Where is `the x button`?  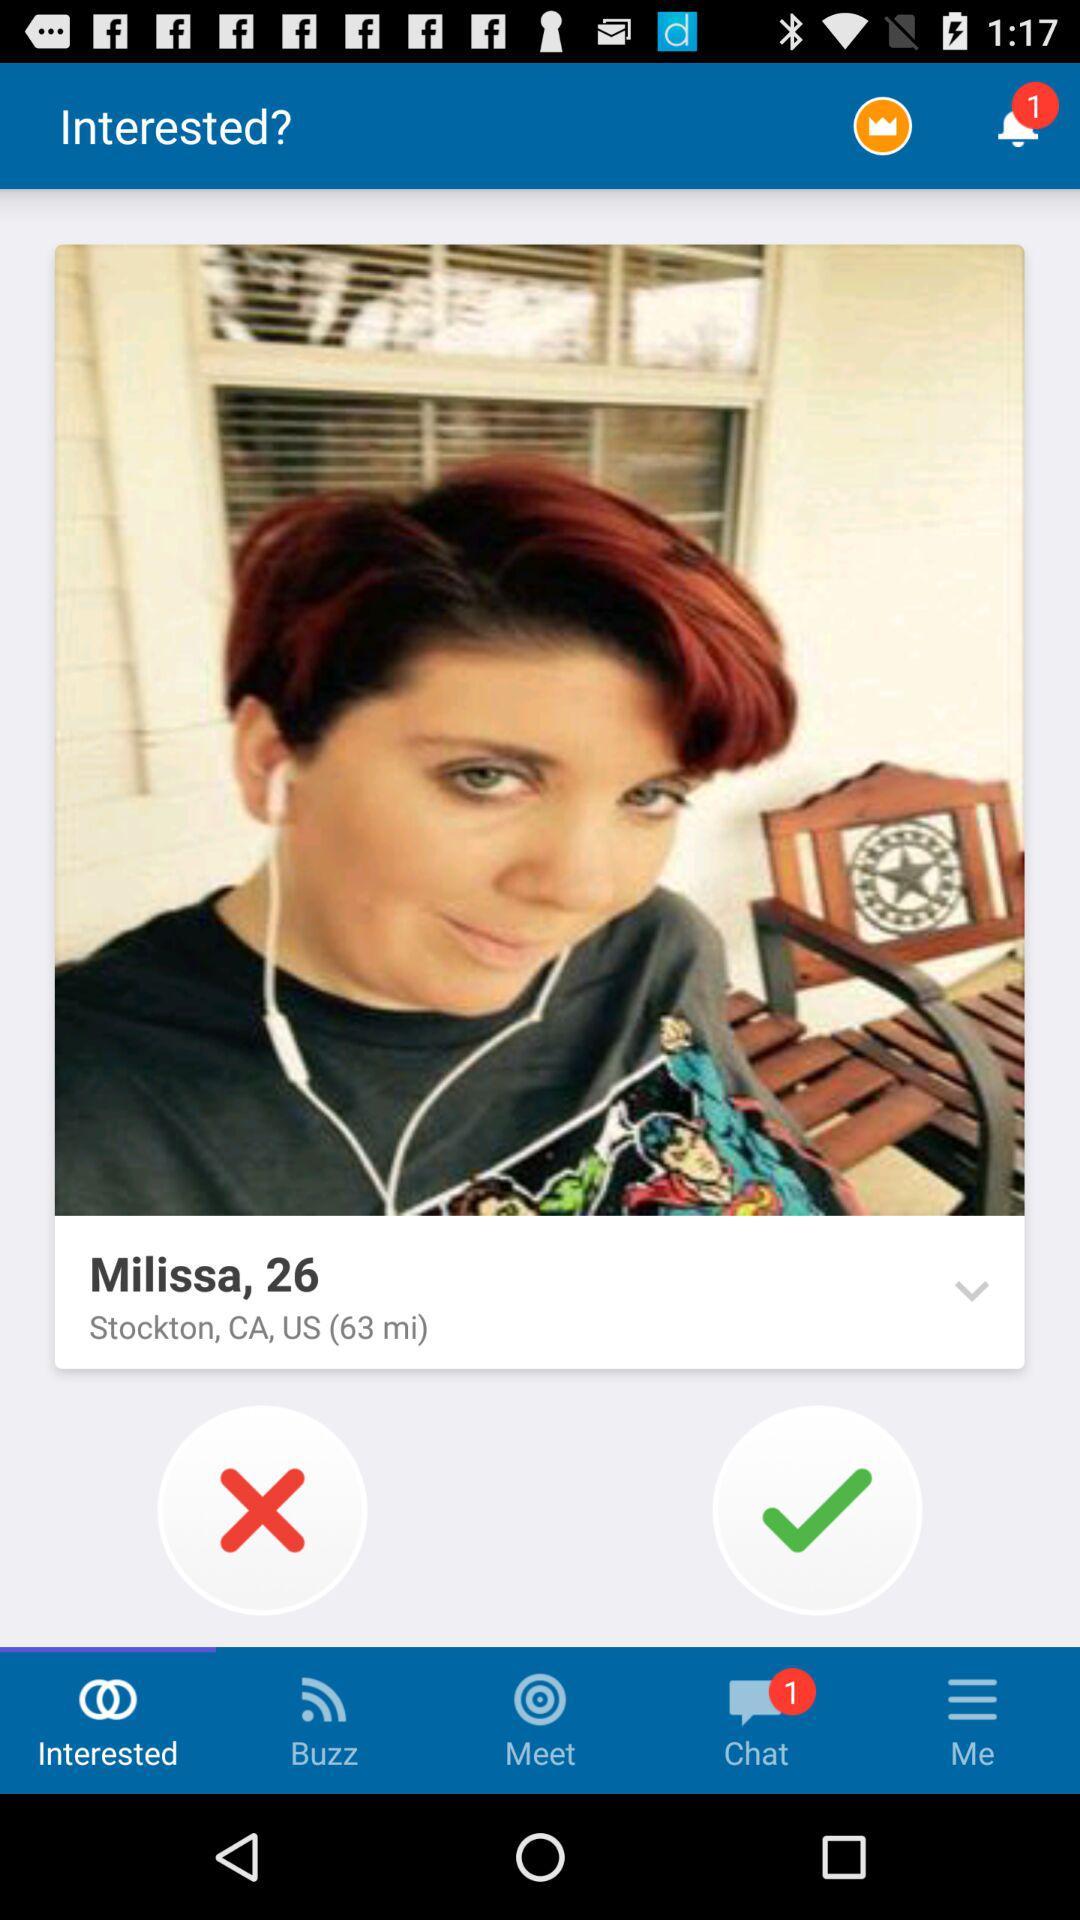 the x button is located at coordinates (261, 1511).